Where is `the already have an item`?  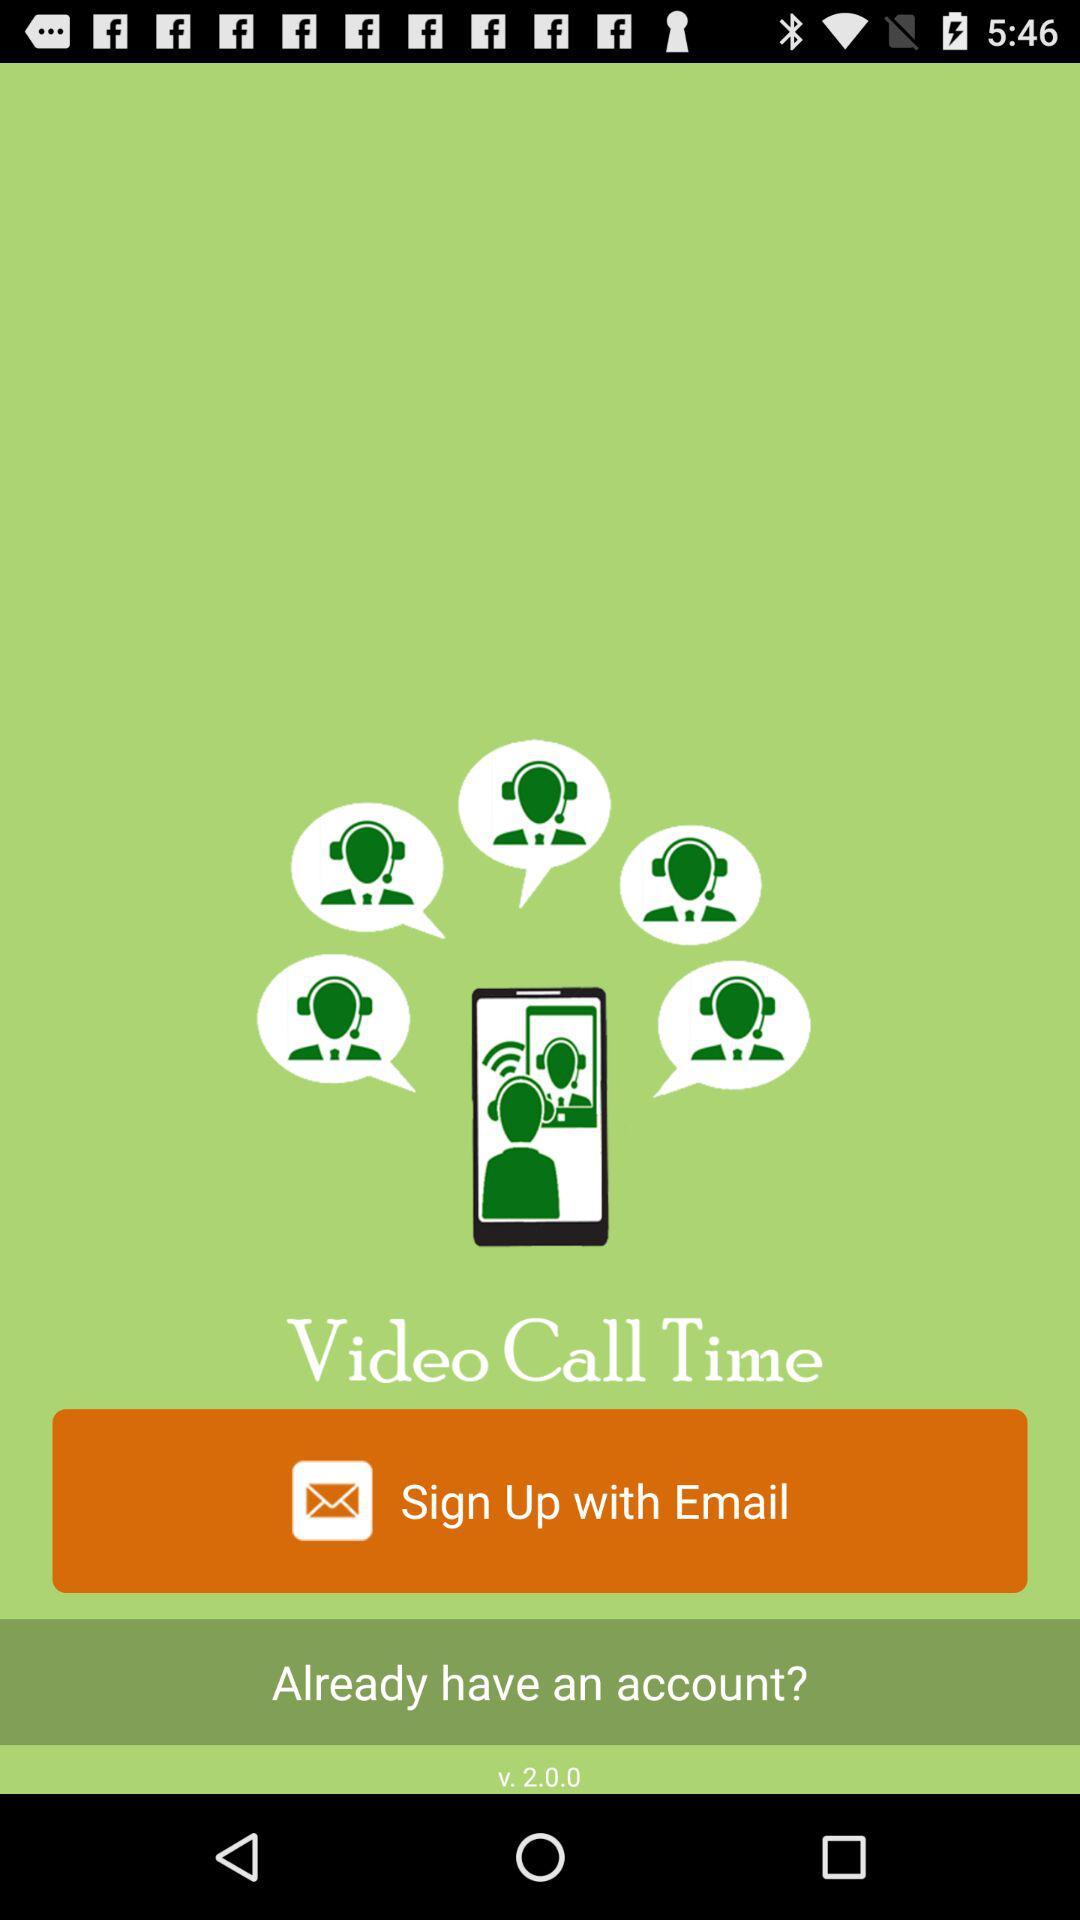
the already have an item is located at coordinates (540, 1681).